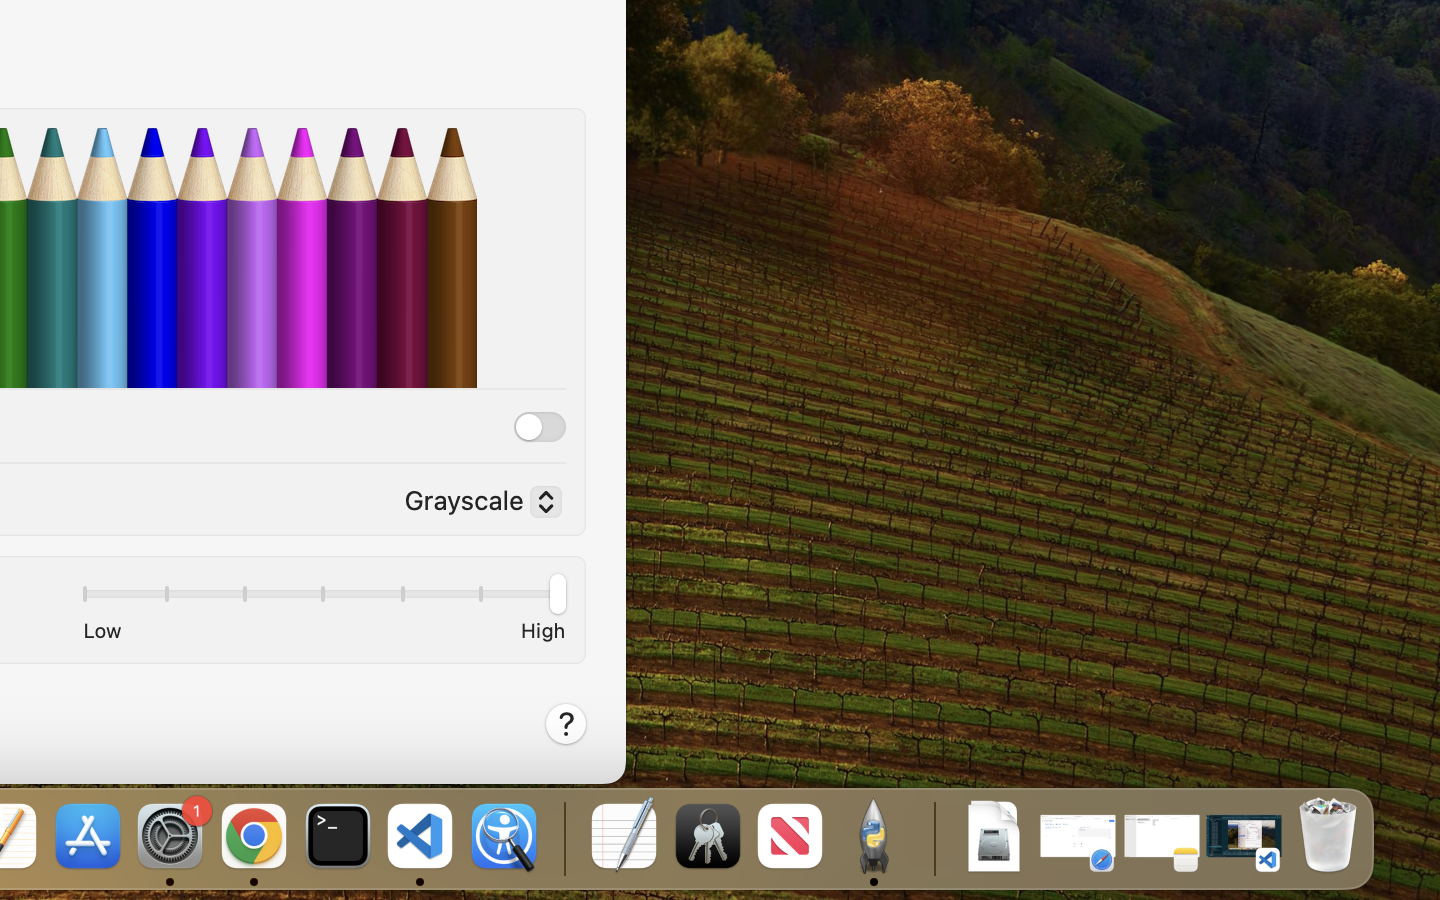 This screenshot has width=1440, height=900. Describe the element at coordinates (322, 597) in the screenshot. I see `'1.0'` at that location.